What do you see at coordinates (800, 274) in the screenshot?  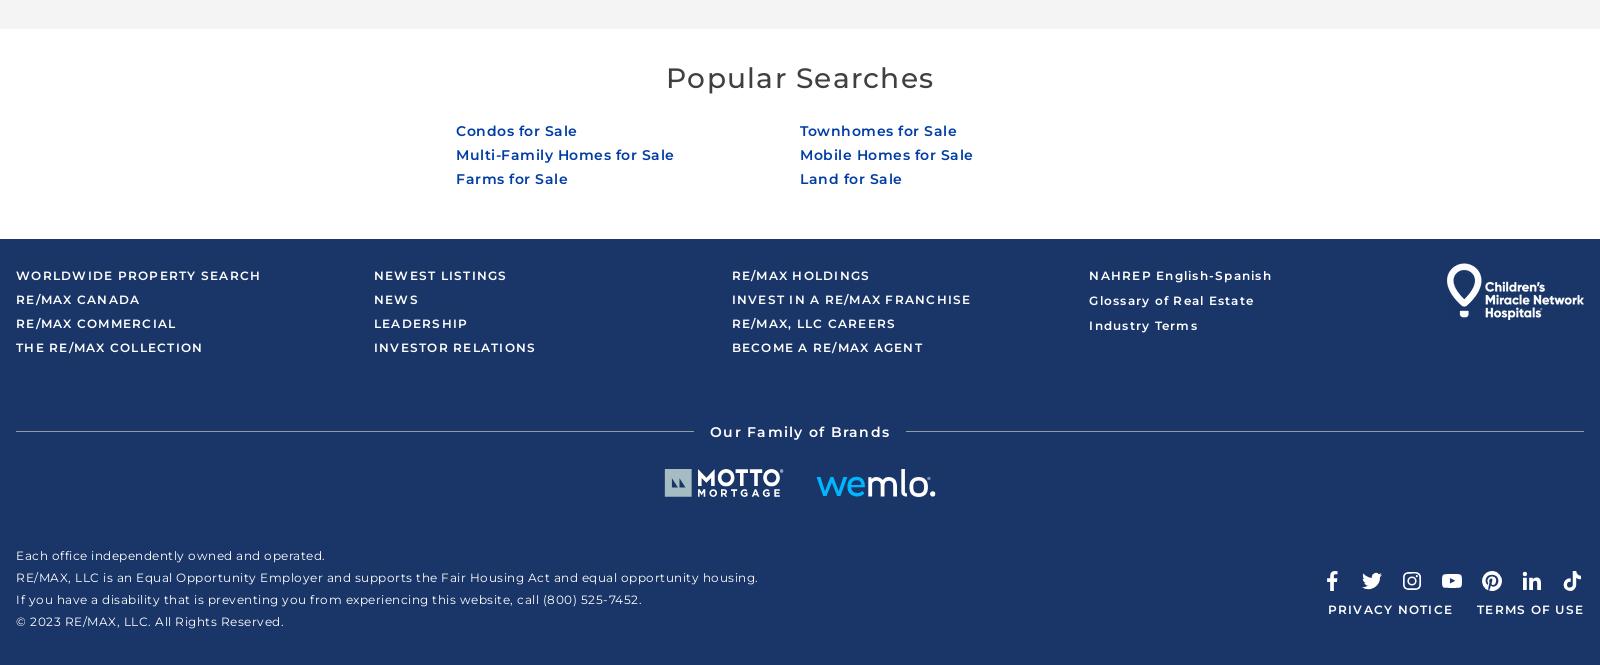 I see `'RE/MAX Holdings'` at bounding box center [800, 274].